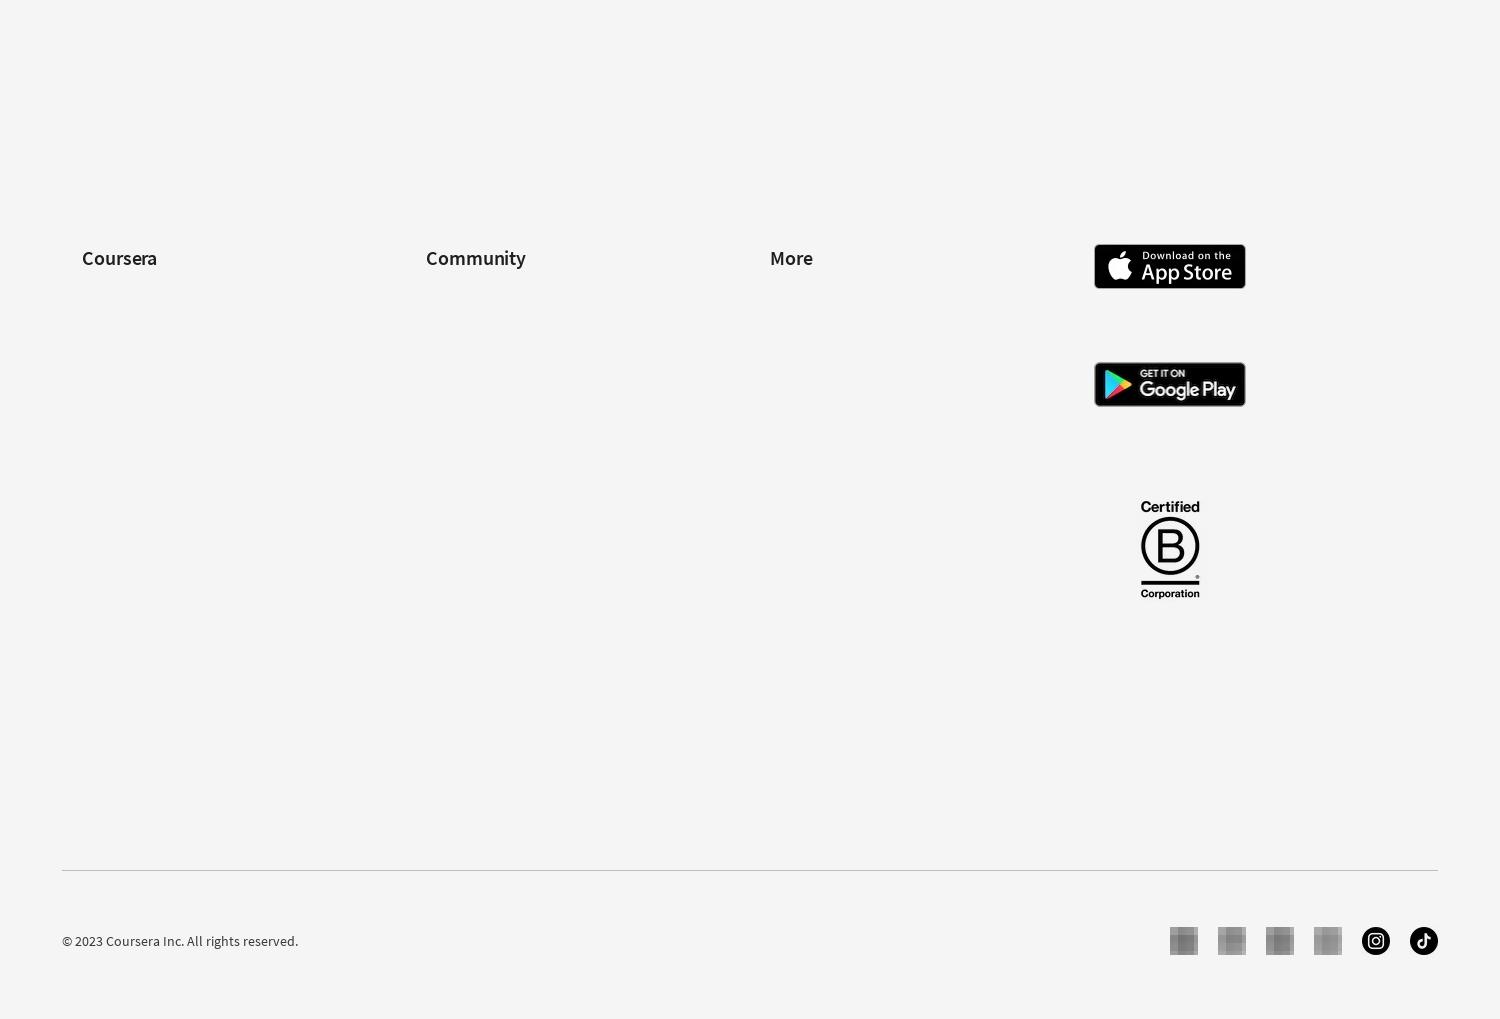 This screenshot has height=1019, width=1500. I want to click on 'See All Courses', so click(814, 97).